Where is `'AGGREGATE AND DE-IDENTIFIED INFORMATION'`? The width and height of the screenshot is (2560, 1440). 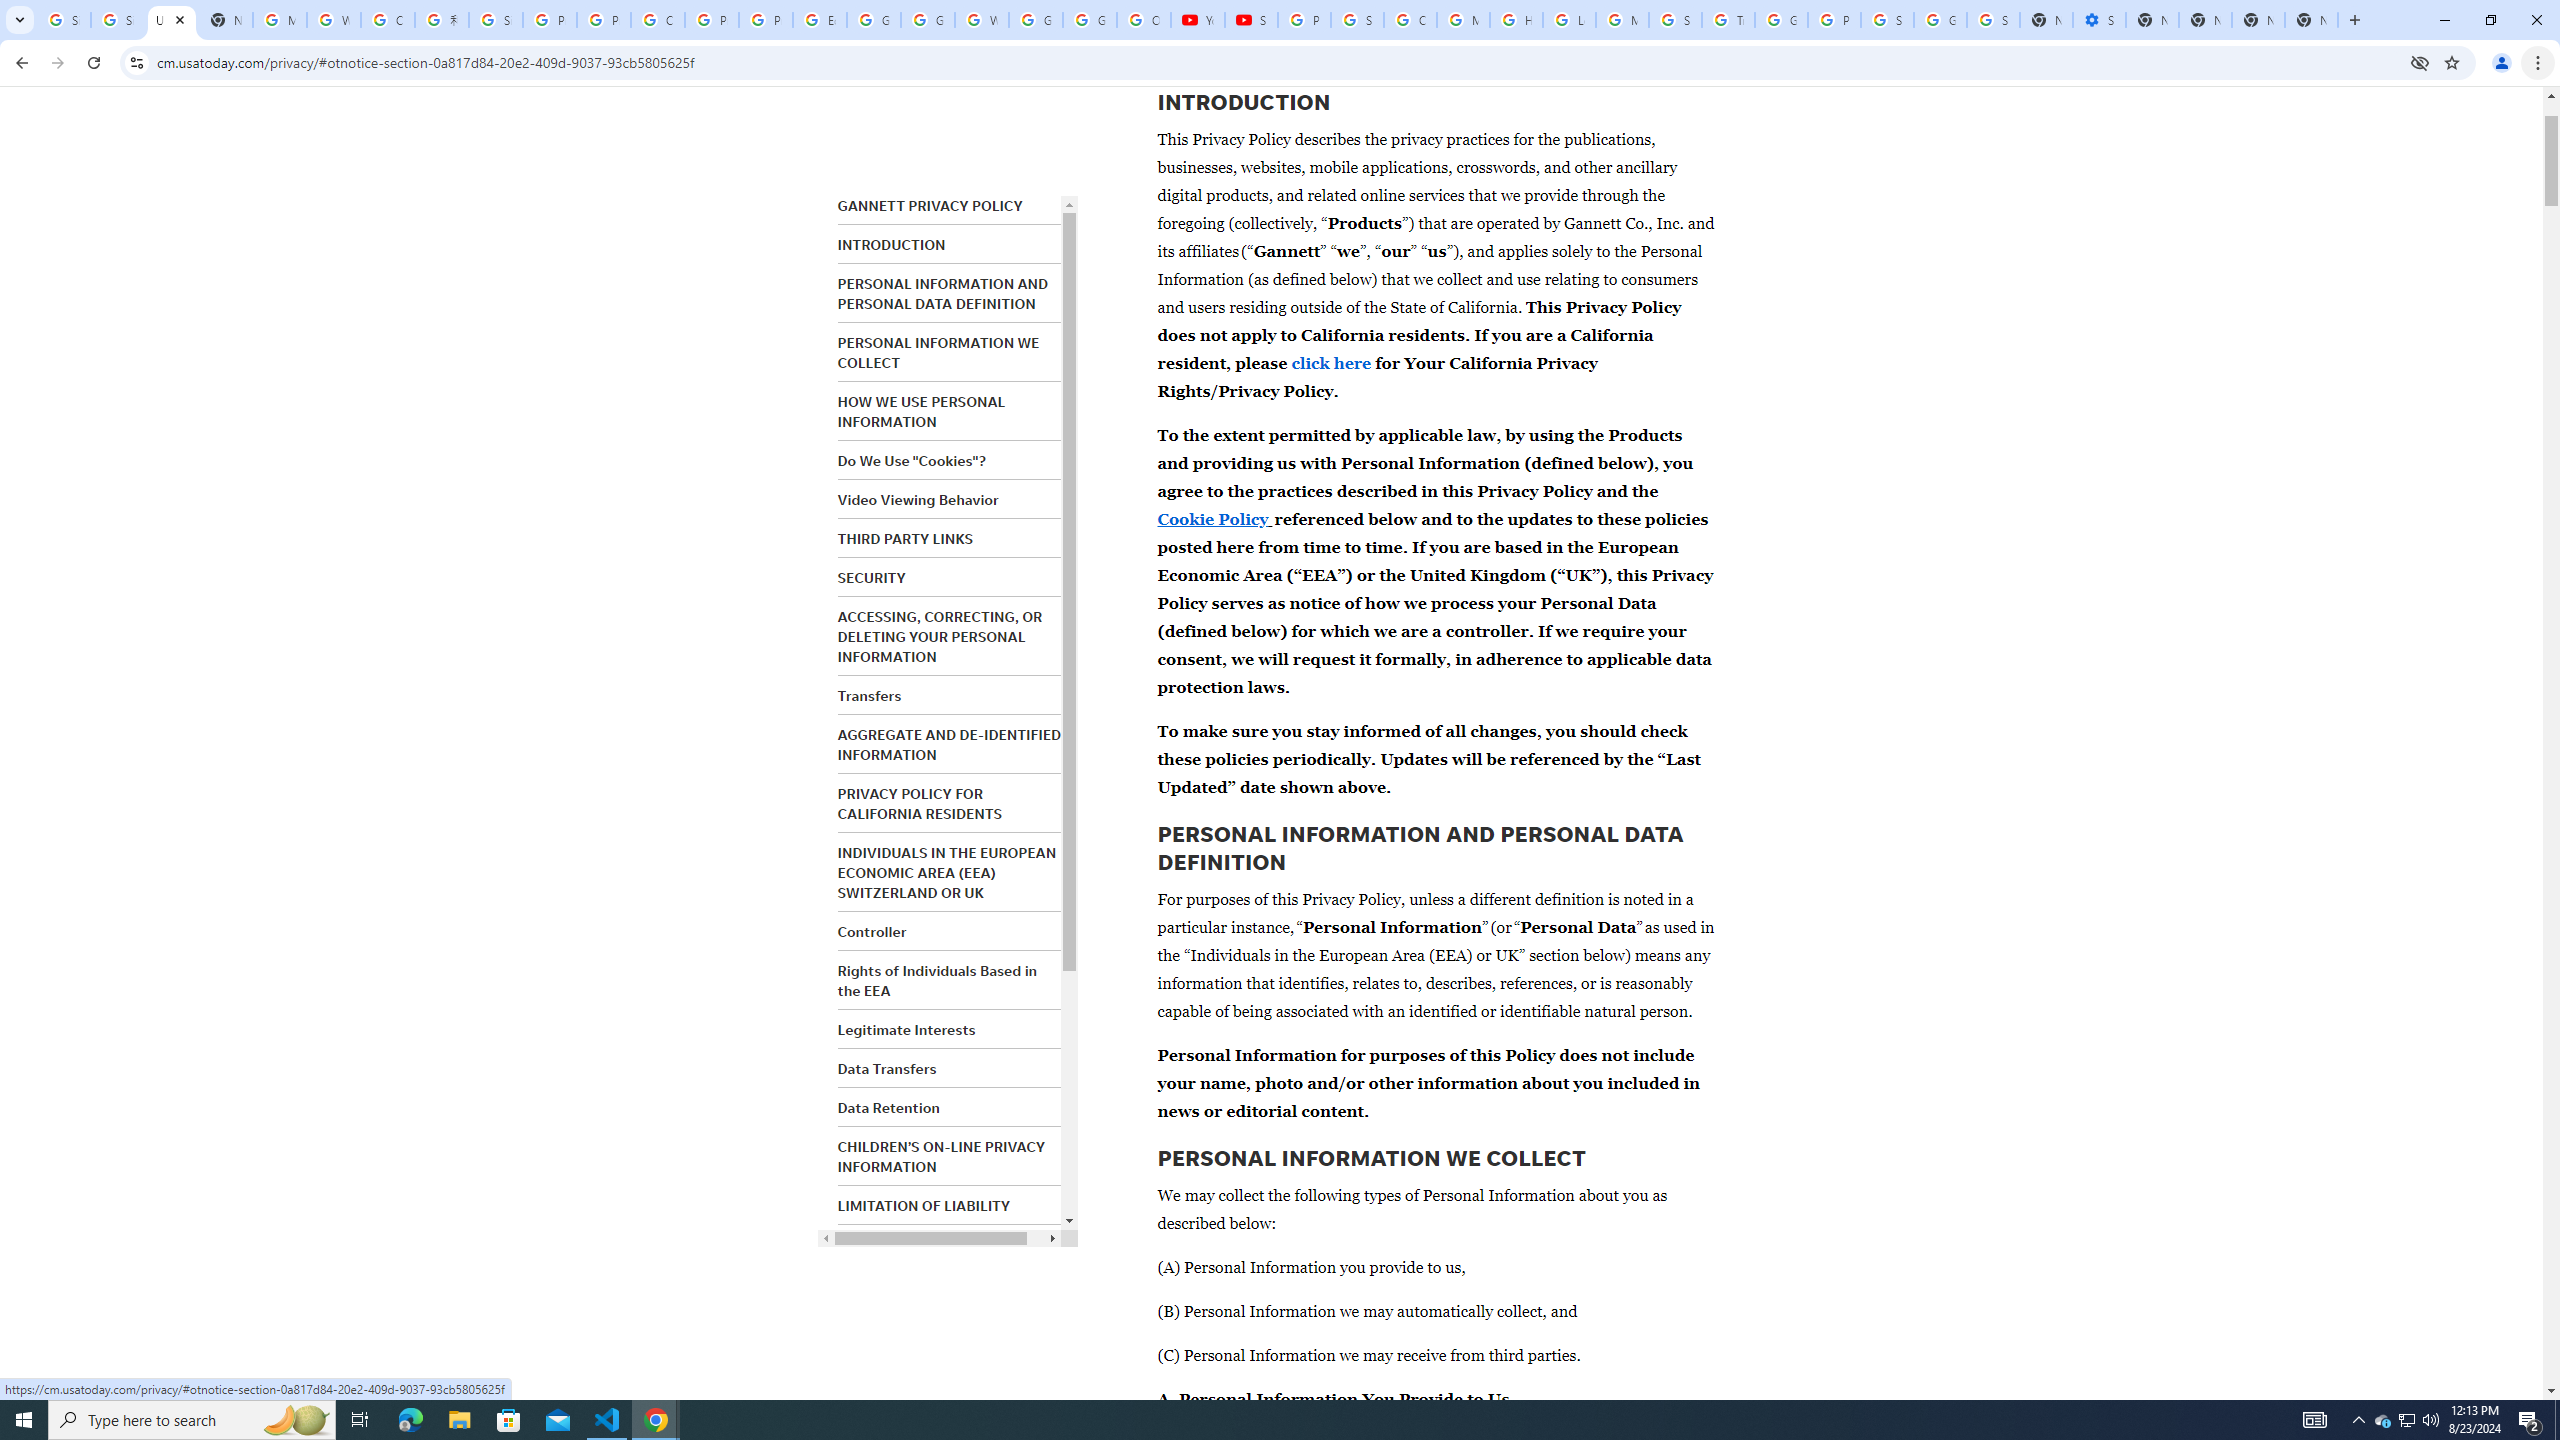
'AGGREGATE AND DE-IDENTIFIED INFORMATION' is located at coordinates (949, 744).